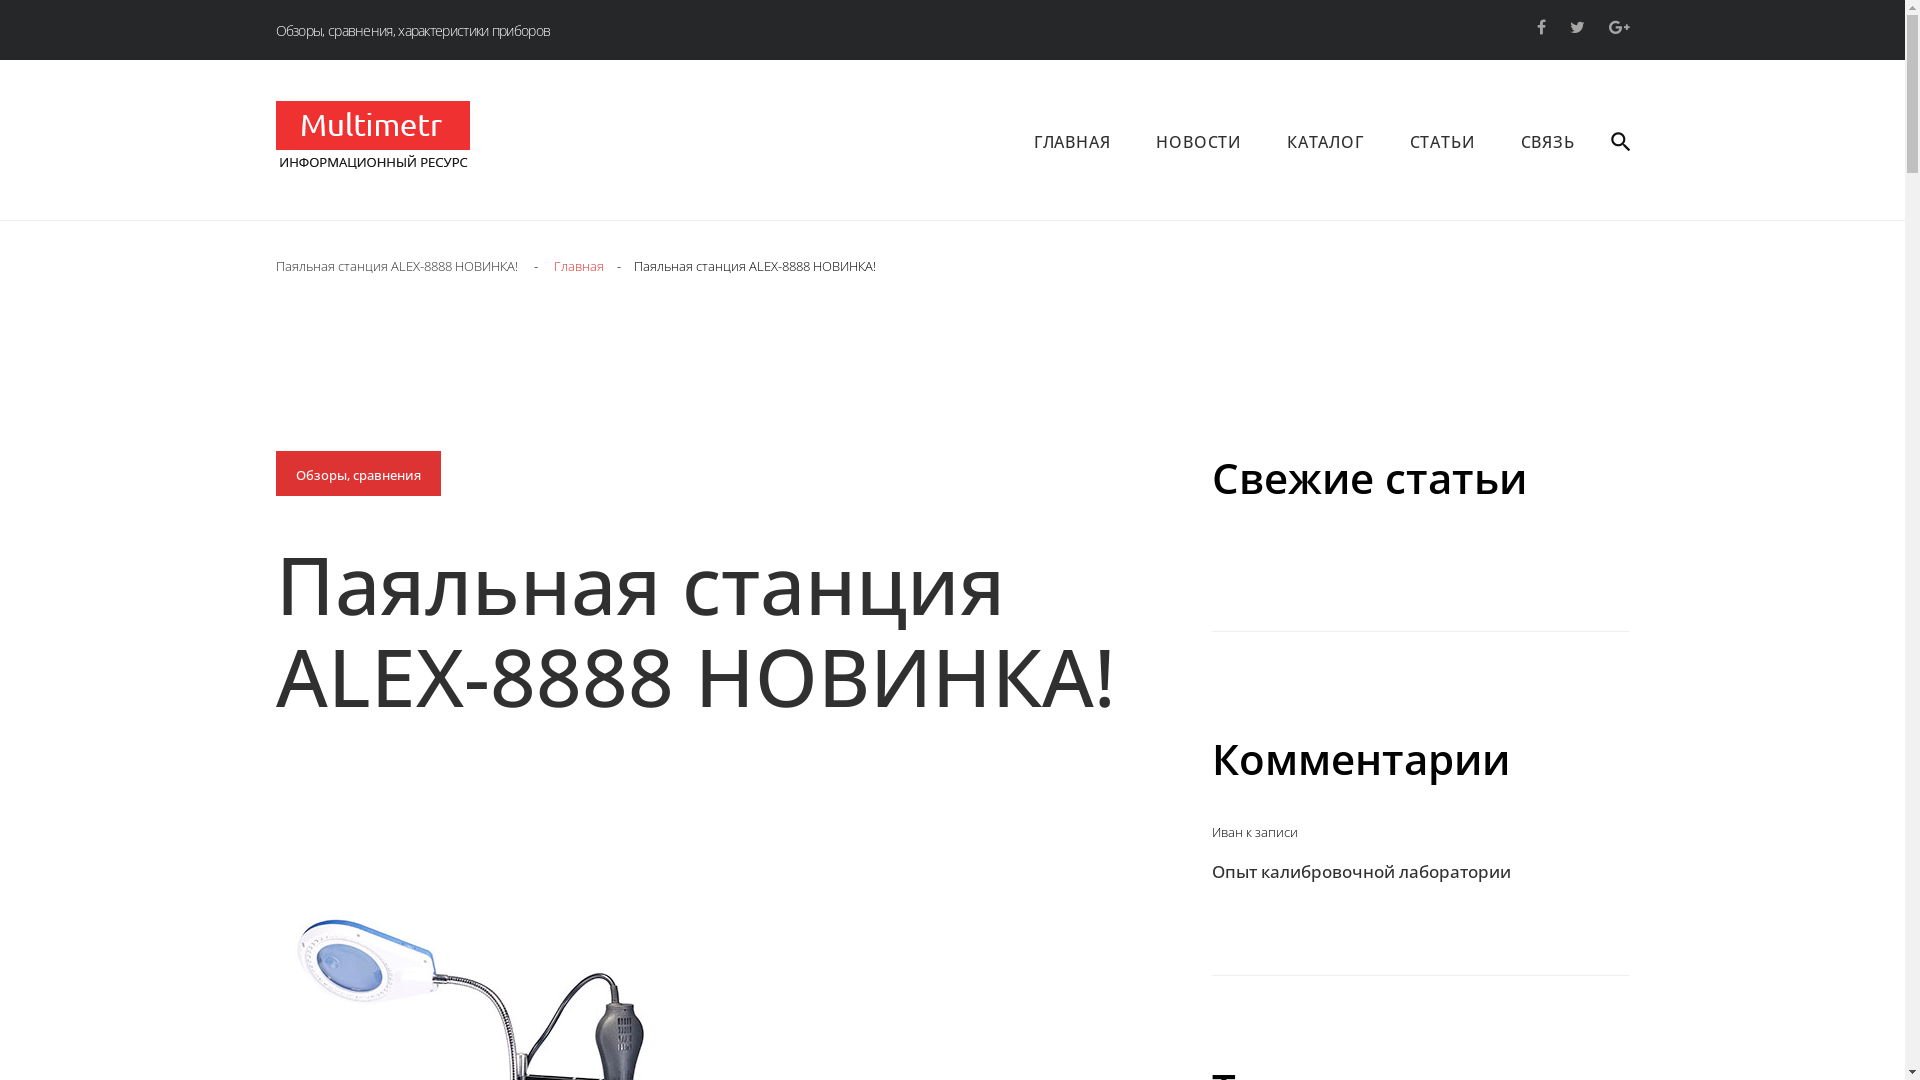 Image resolution: width=1920 pixels, height=1080 pixels. What do you see at coordinates (1618, 27) in the screenshot?
I see `'google+'` at bounding box center [1618, 27].